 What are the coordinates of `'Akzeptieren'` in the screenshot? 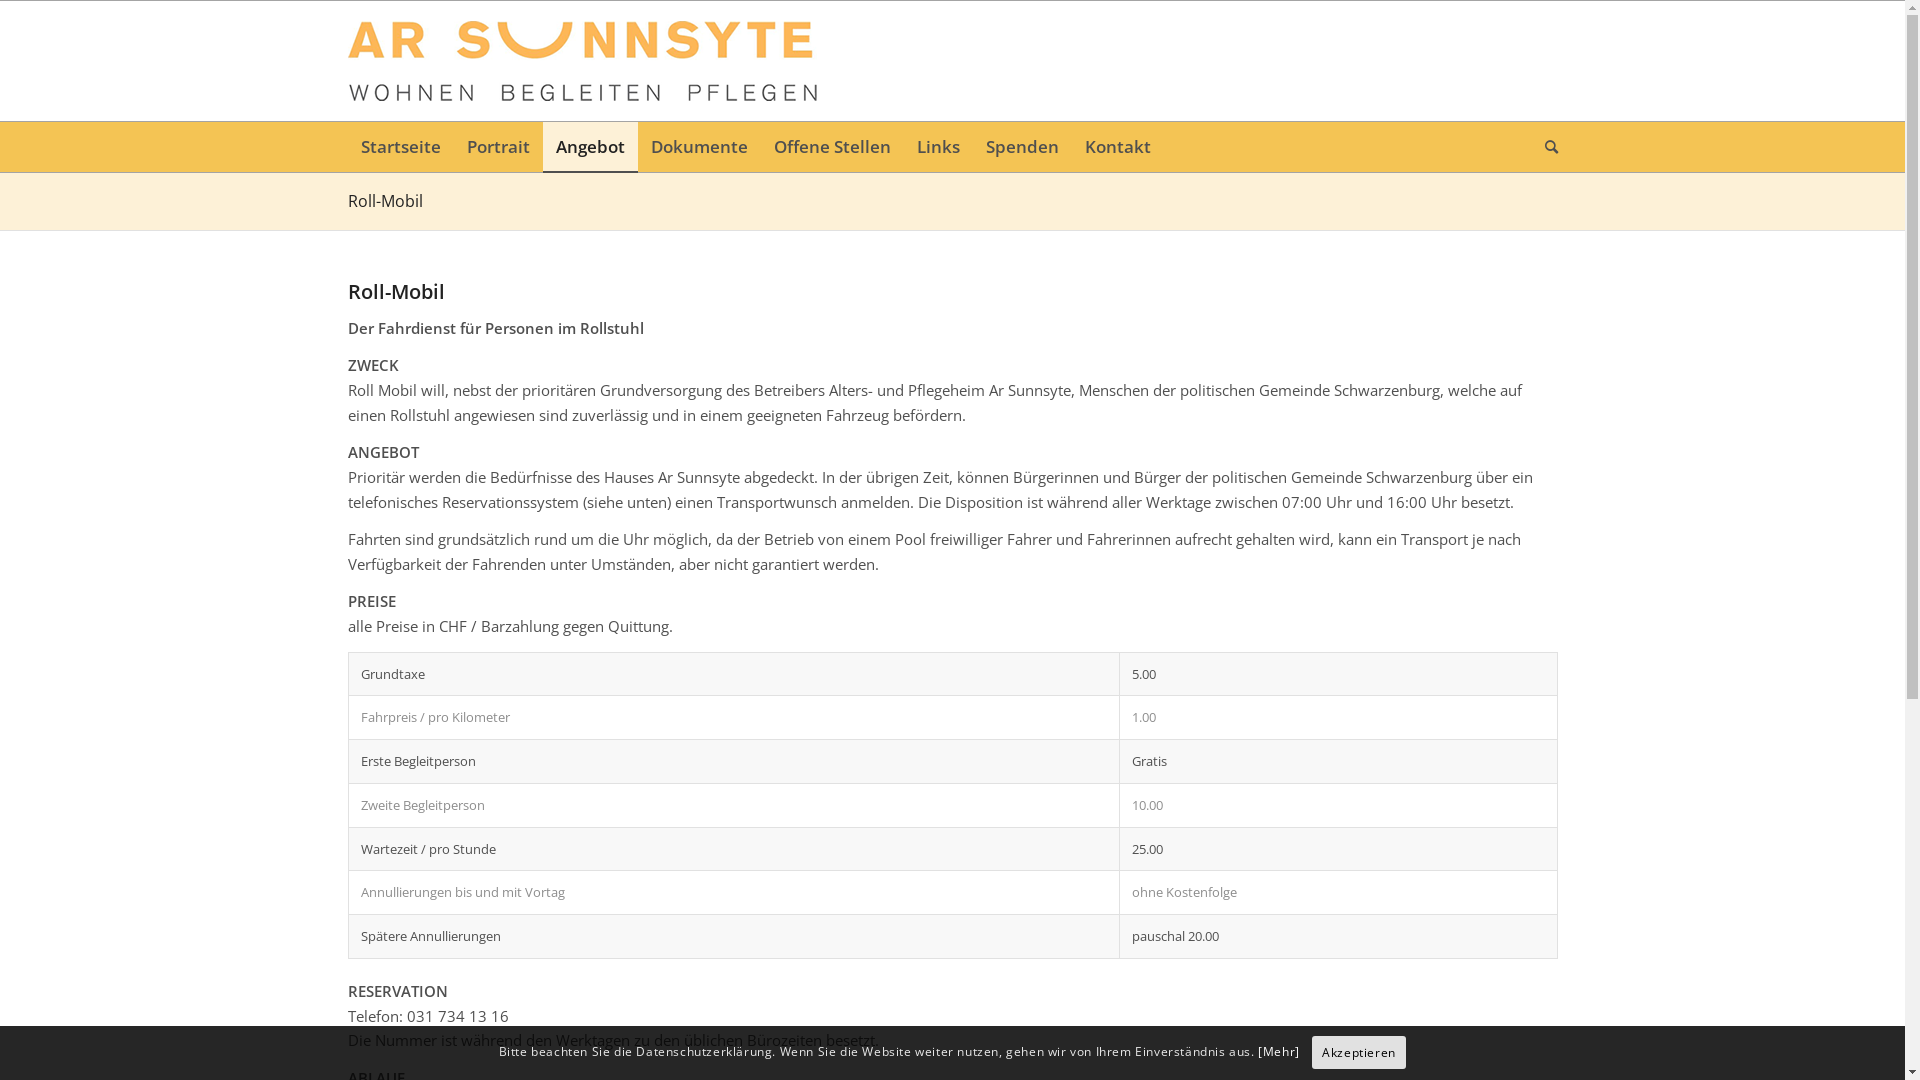 It's located at (1358, 1052).